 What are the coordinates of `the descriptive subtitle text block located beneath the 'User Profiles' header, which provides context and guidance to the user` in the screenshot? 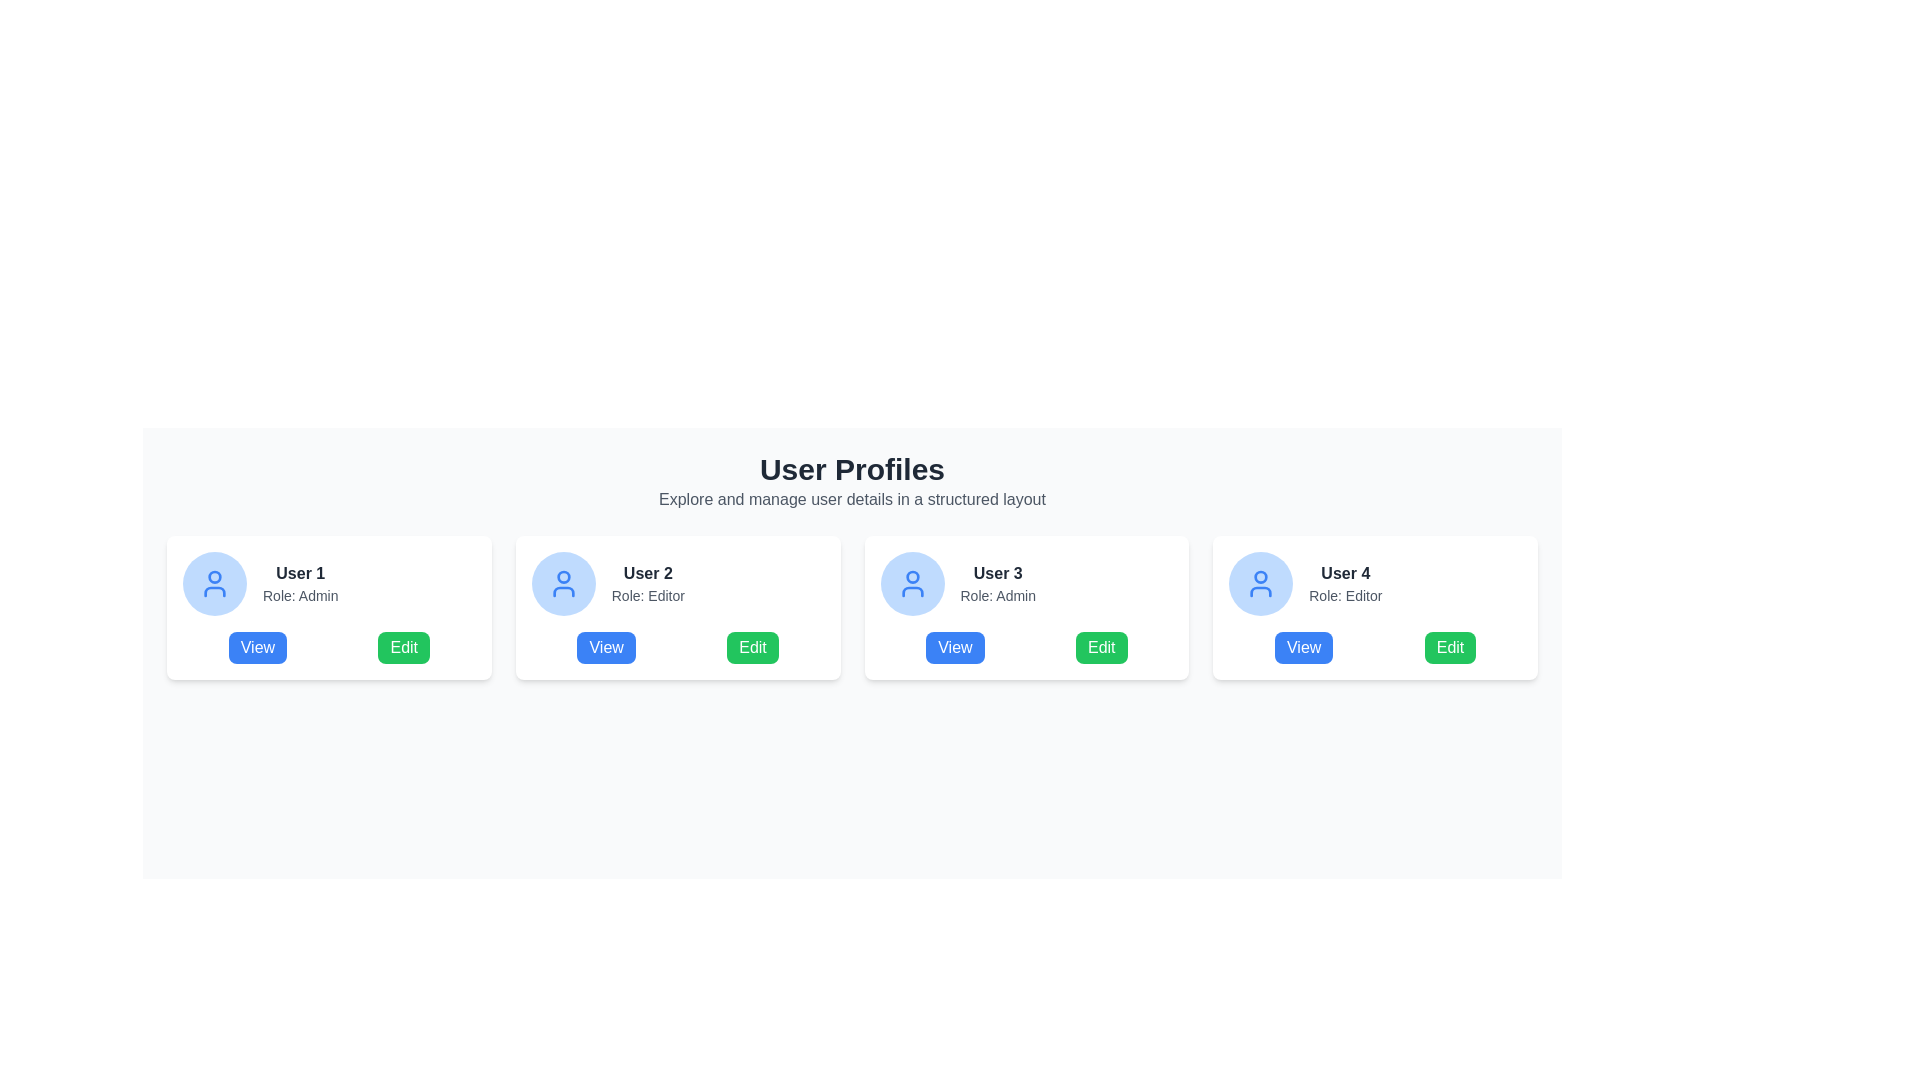 It's located at (852, 499).